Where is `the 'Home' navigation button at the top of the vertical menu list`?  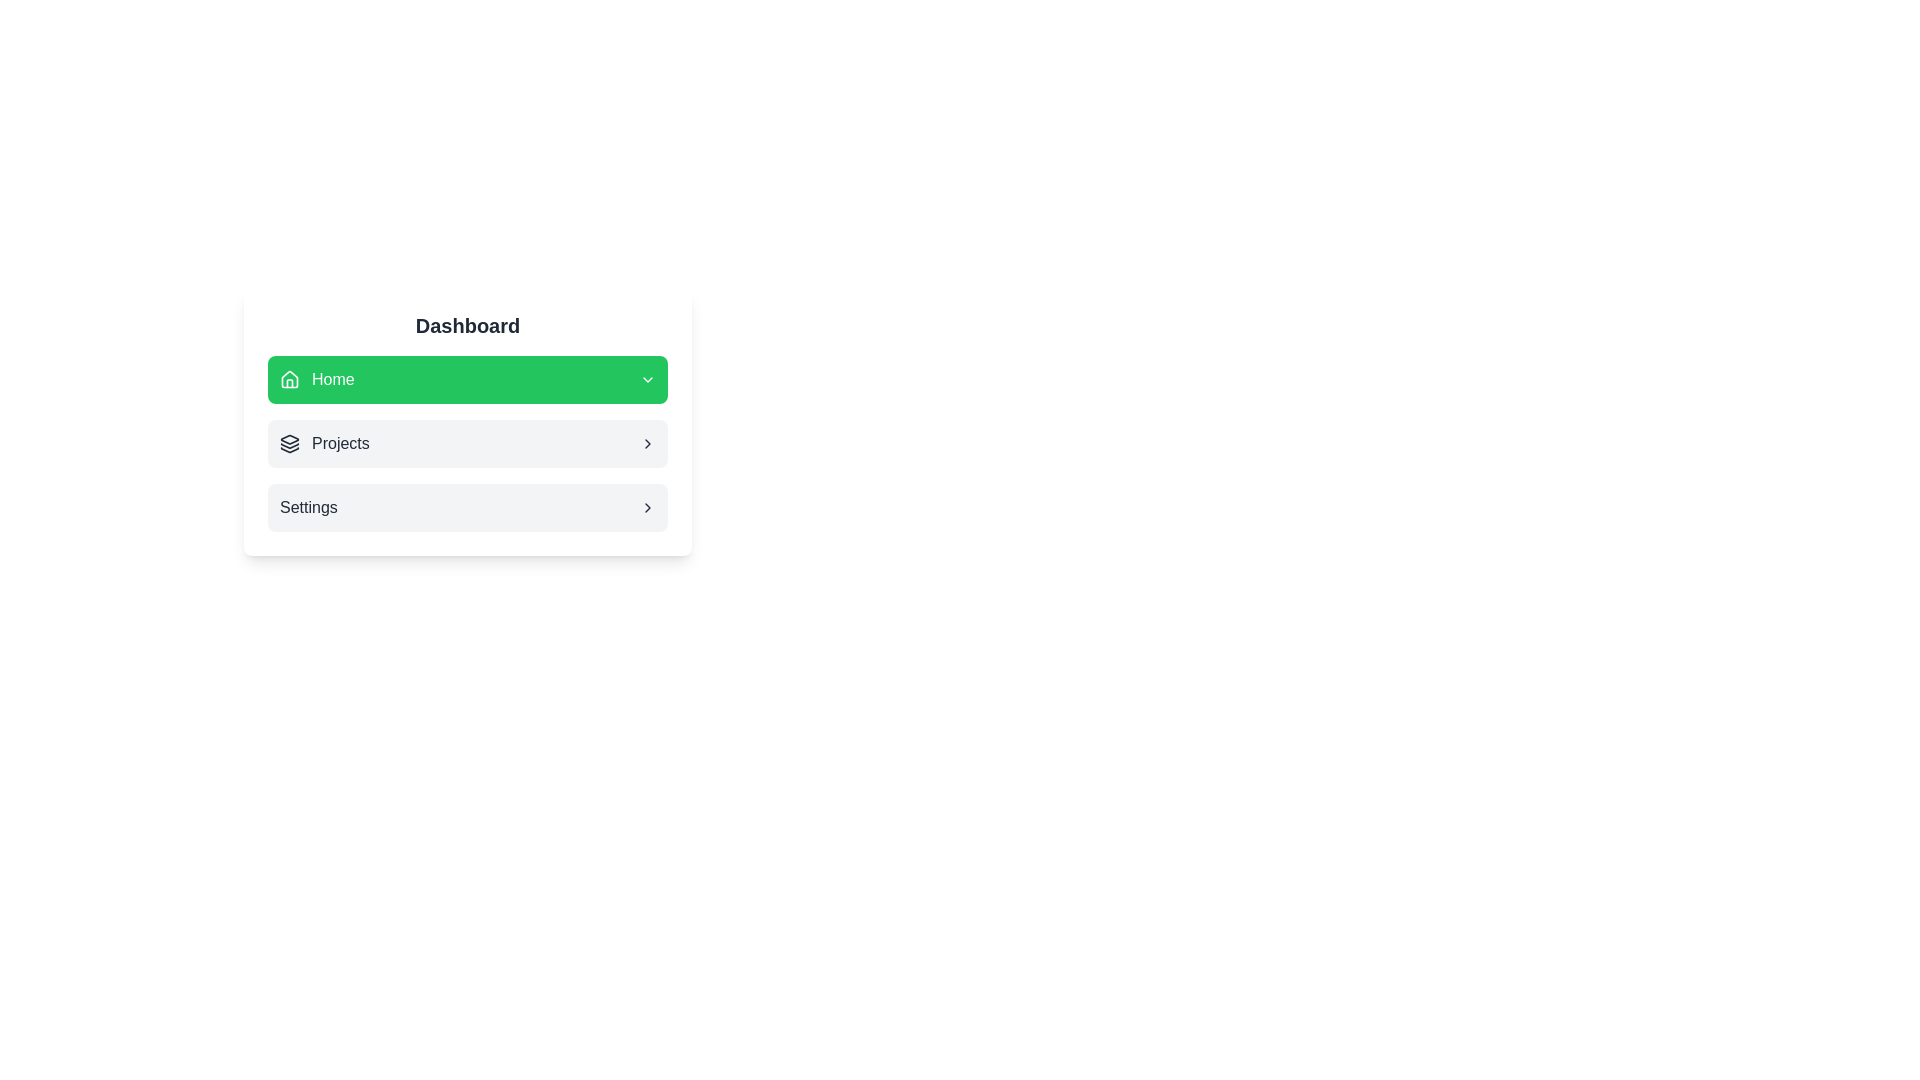 the 'Home' navigation button at the top of the vertical menu list is located at coordinates (466, 380).